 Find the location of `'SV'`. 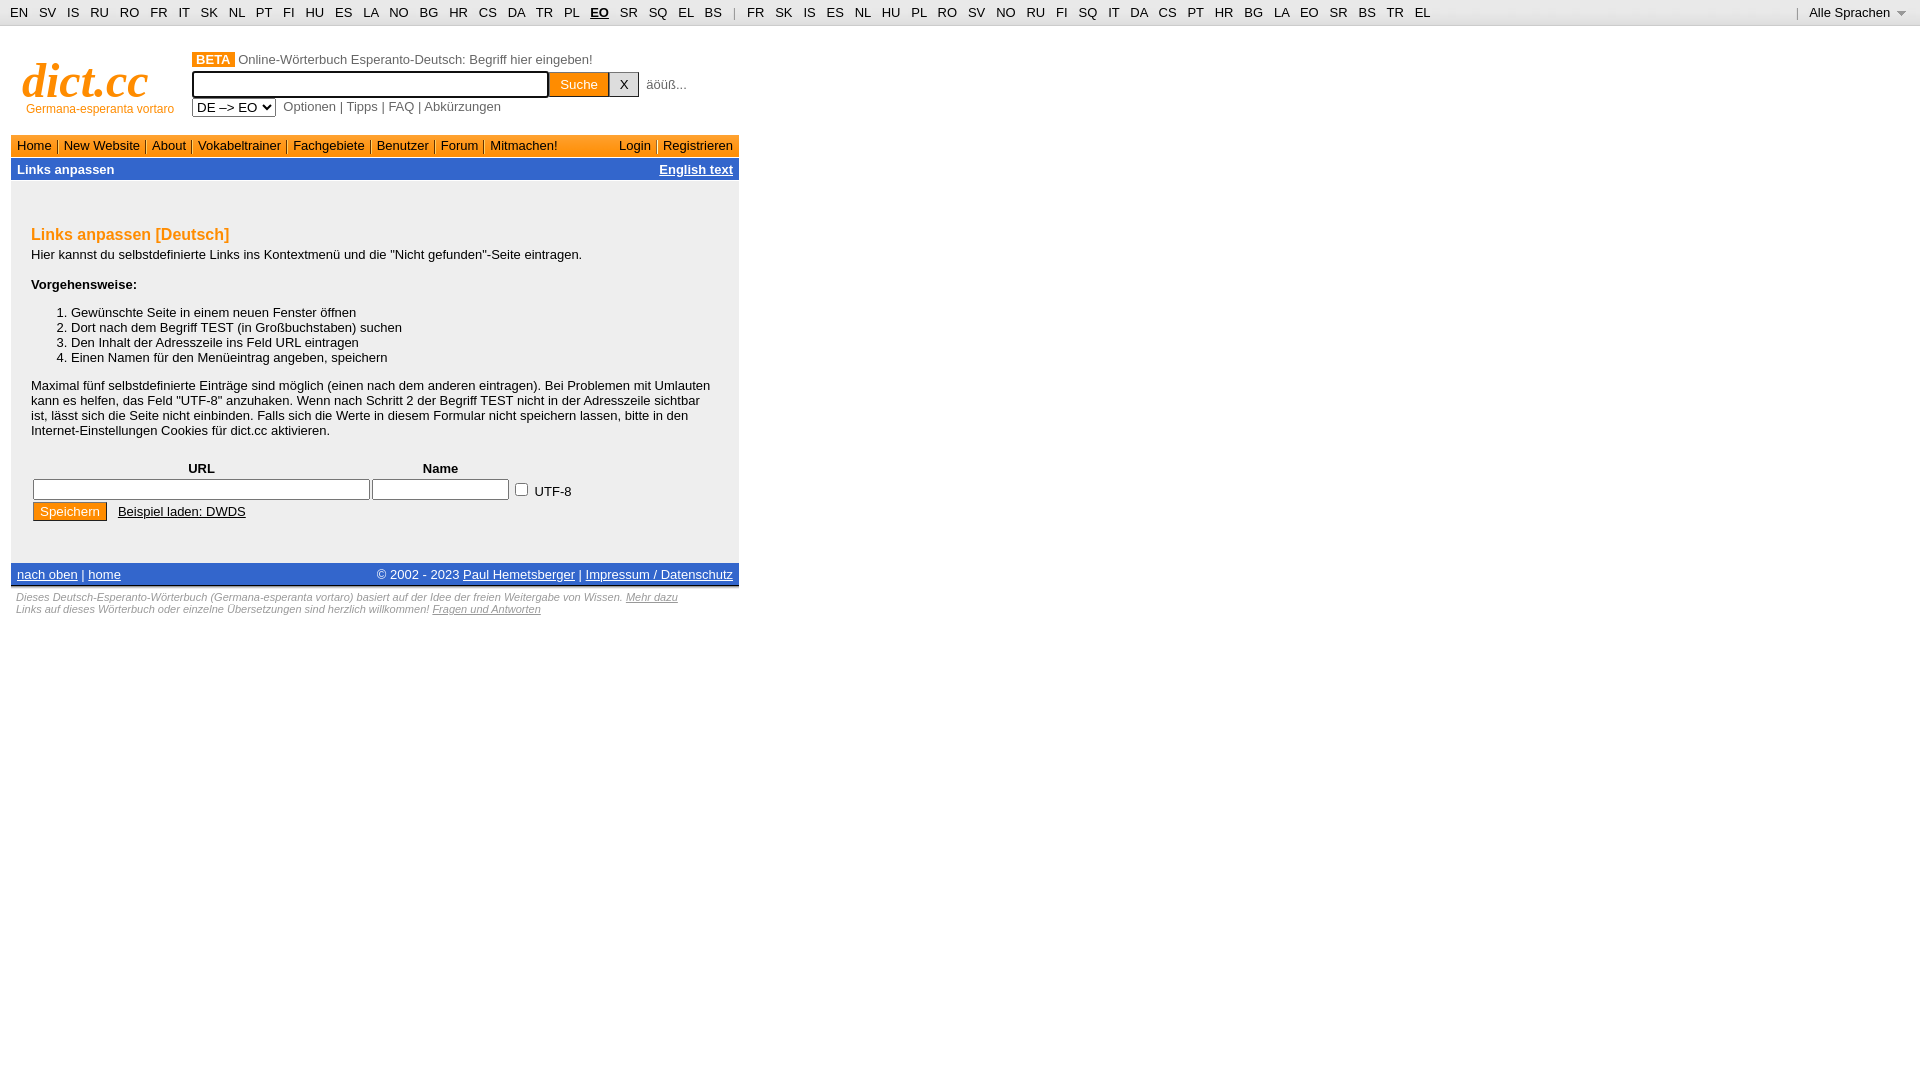

'SV' is located at coordinates (976, 12).